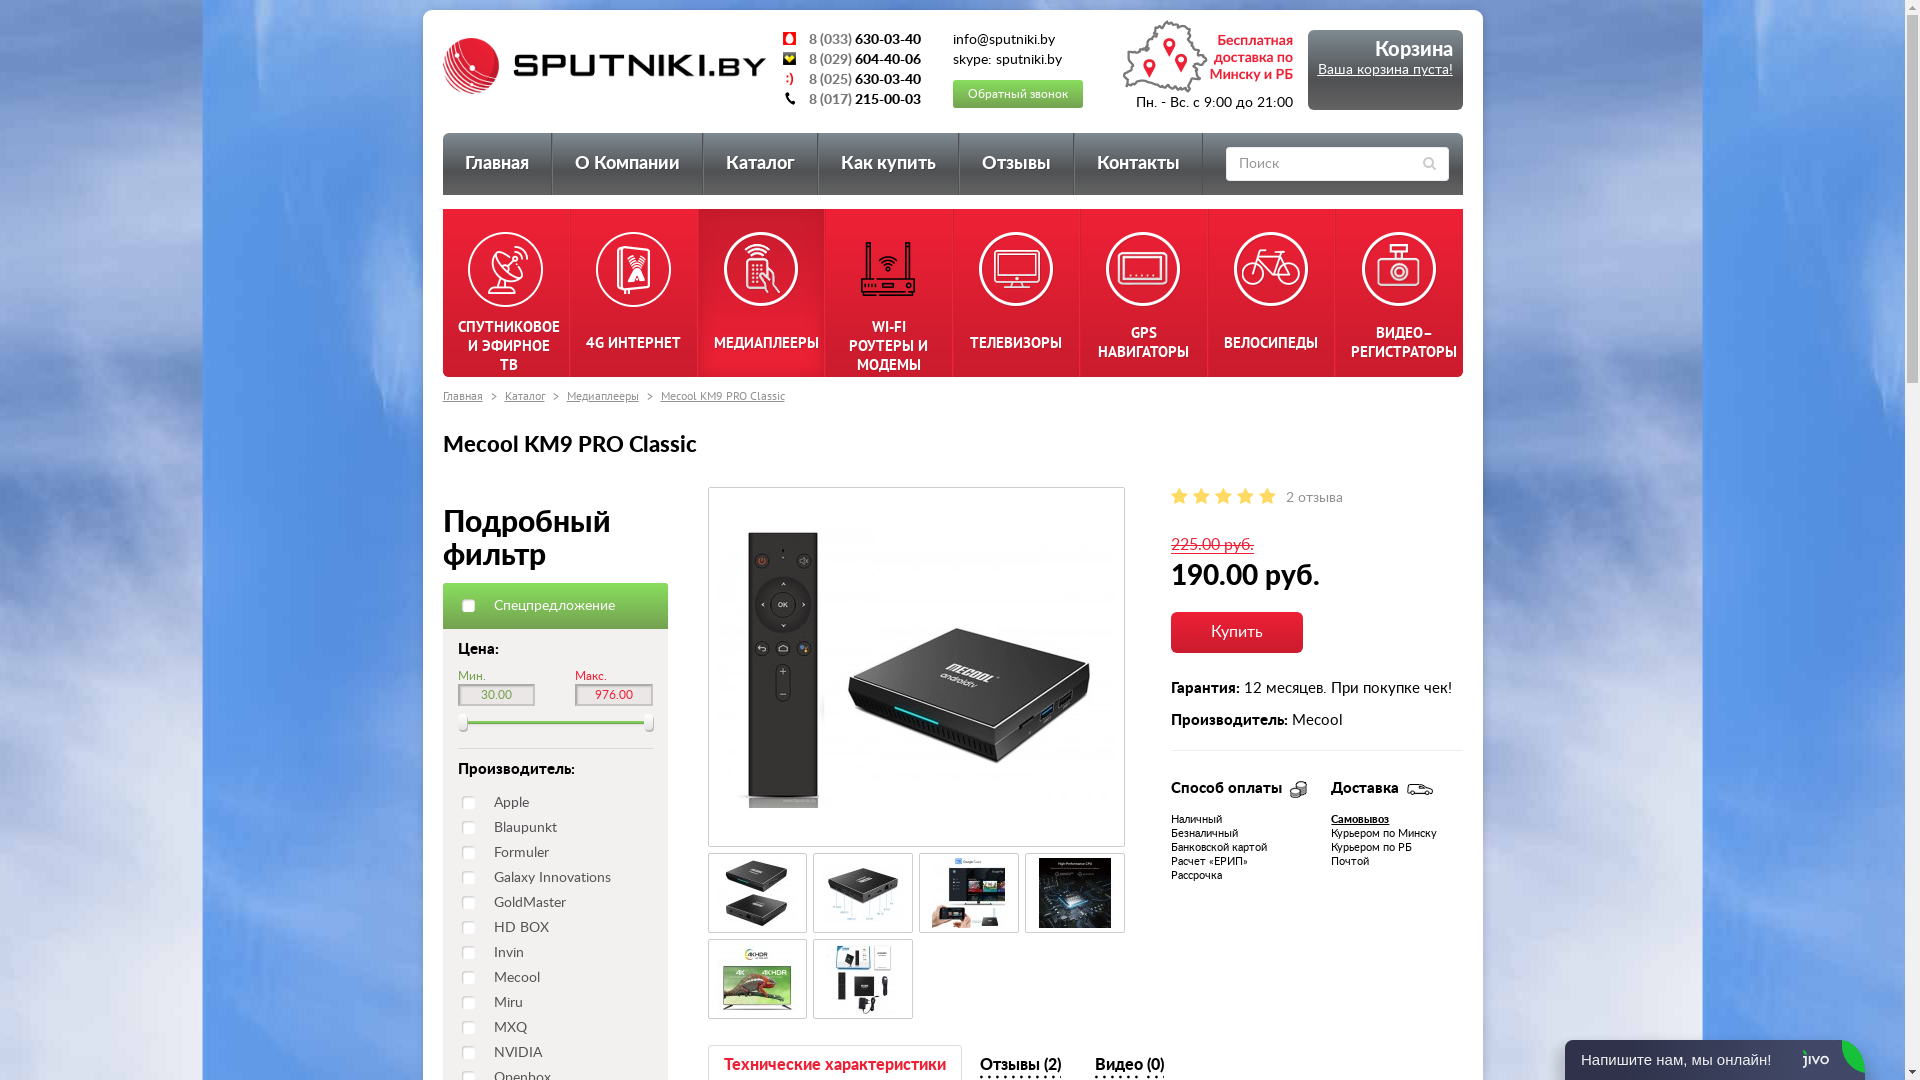 The height and width of the screenshot is (1080, 1920). I want to click on 'Mecool KM9 PRO Classic', so click(928, 892).